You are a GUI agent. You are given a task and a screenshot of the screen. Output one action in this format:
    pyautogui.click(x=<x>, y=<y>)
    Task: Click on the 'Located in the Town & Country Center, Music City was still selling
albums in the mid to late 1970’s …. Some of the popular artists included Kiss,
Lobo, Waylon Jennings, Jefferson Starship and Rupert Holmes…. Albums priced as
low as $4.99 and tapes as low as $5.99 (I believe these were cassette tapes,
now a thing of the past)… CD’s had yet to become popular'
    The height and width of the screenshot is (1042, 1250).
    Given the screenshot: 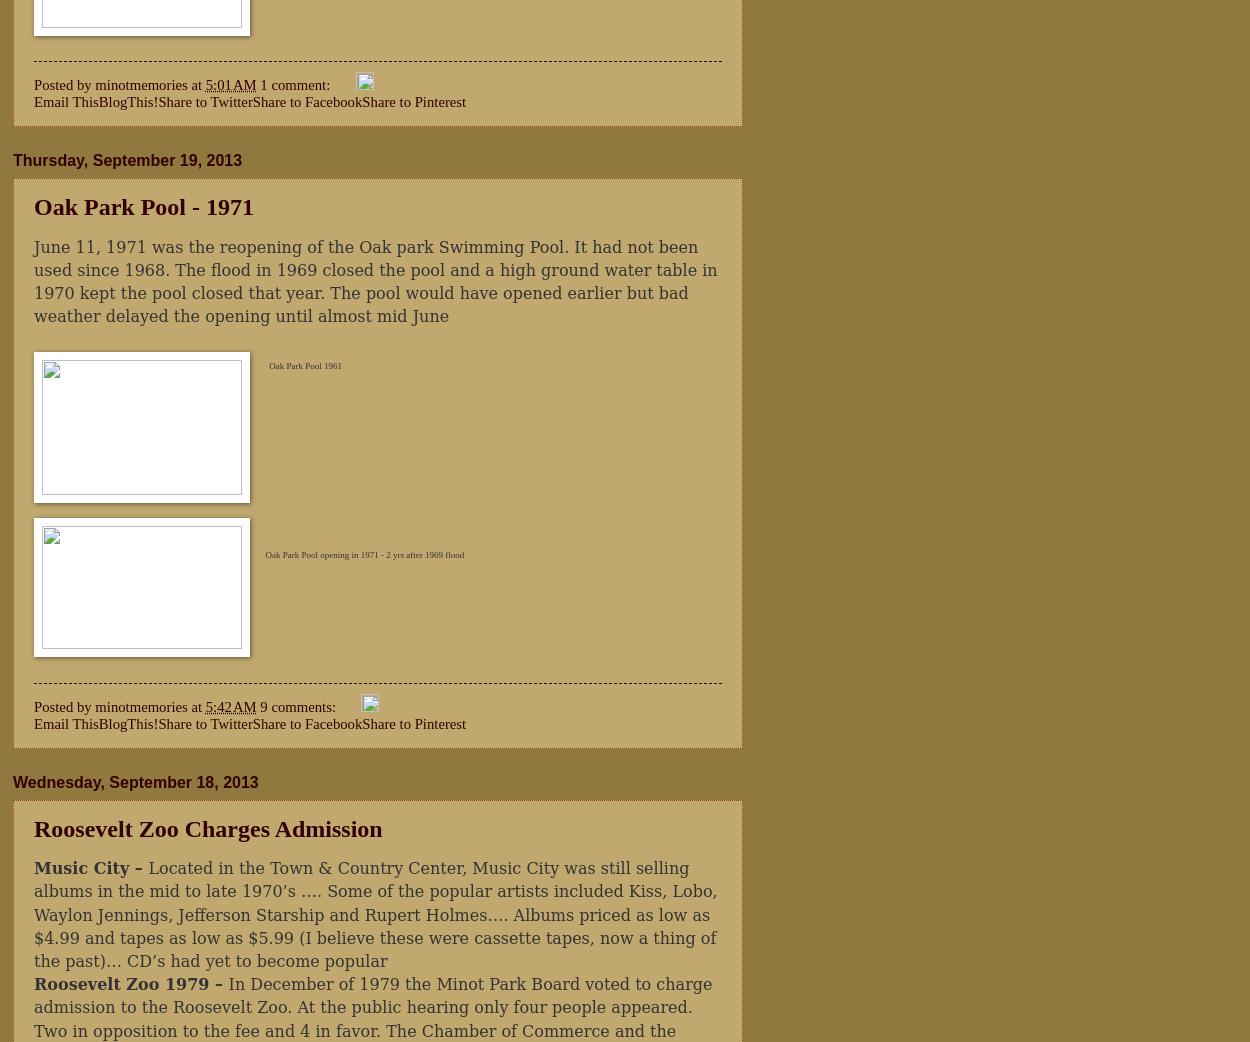 What is the action you would take?
    pyautogui.click(x=375, y=913)
    